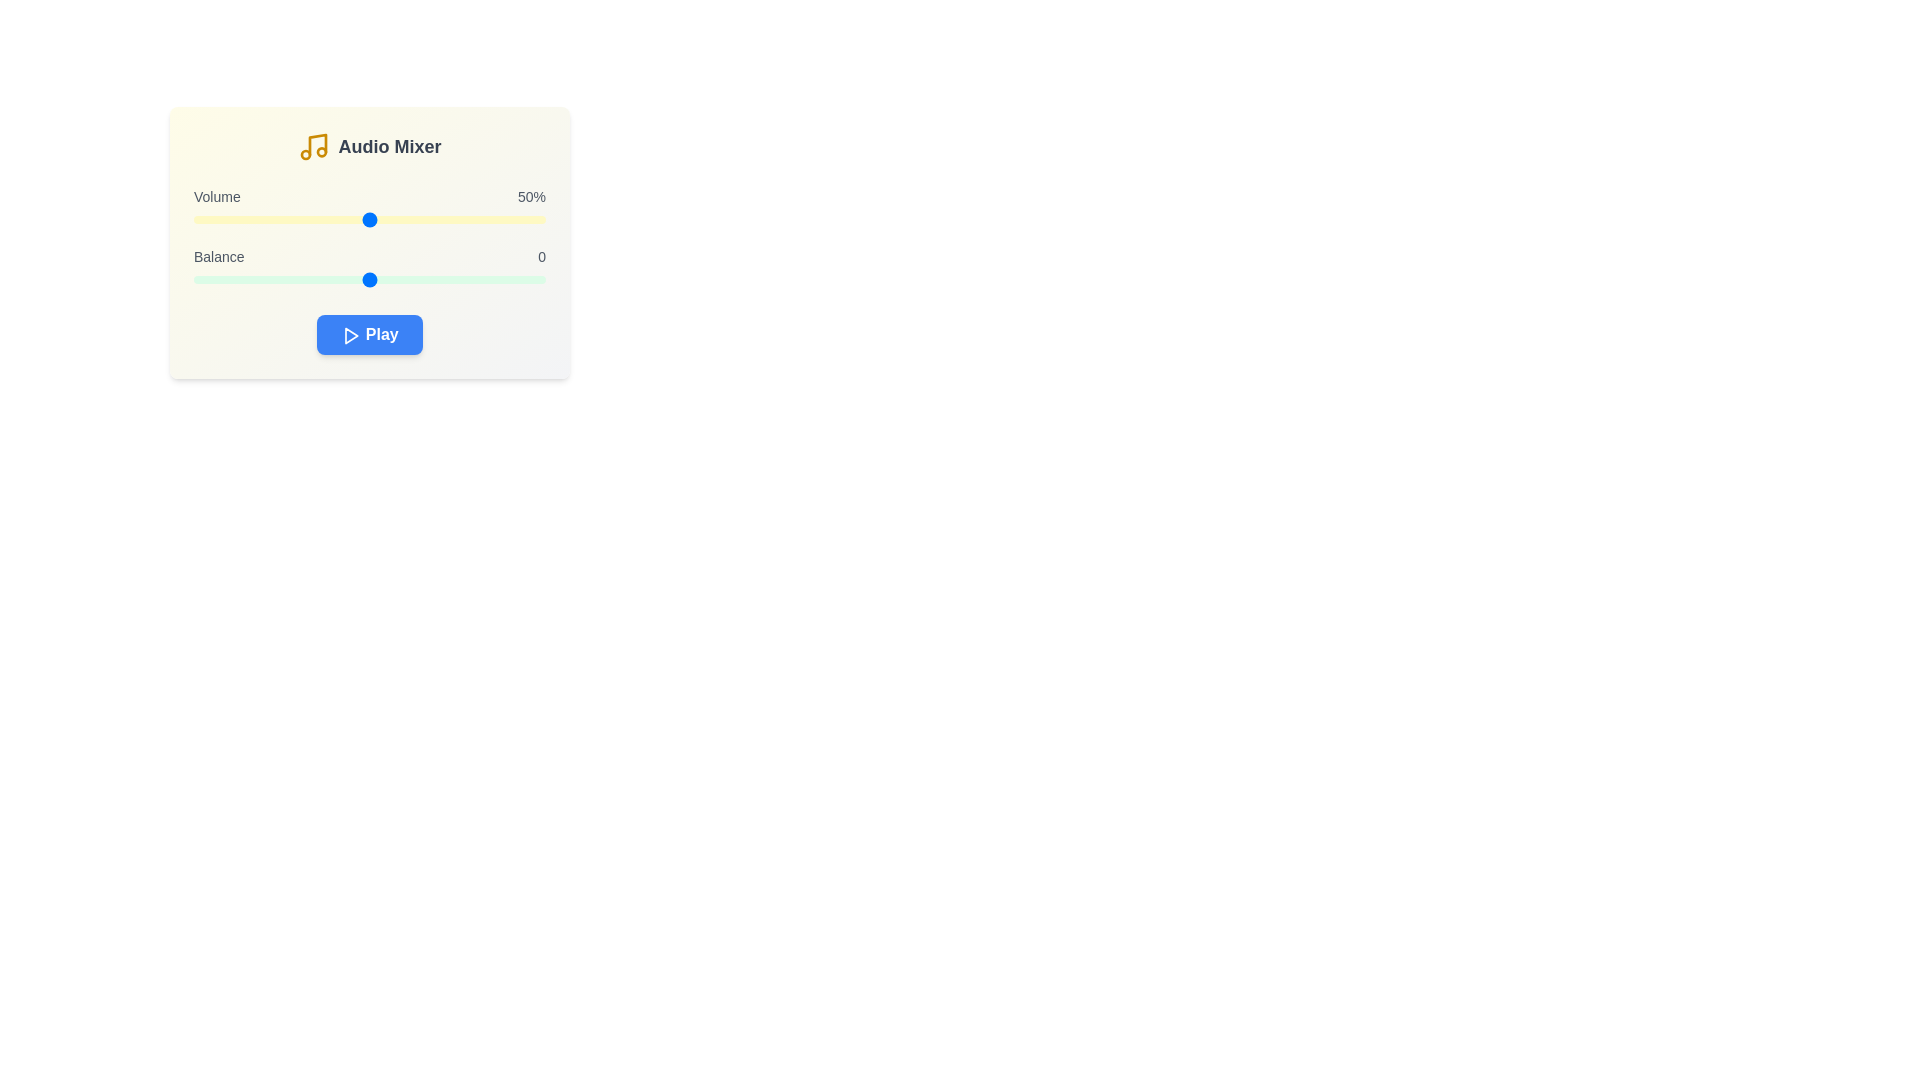  What do you see at coordinates (542, 256) in the screenshot?
I see `numeric balance value displayed in the Text label located in the 'Balance' section, adjacent to the 'Balance' label` at bounding box center [542, 256].